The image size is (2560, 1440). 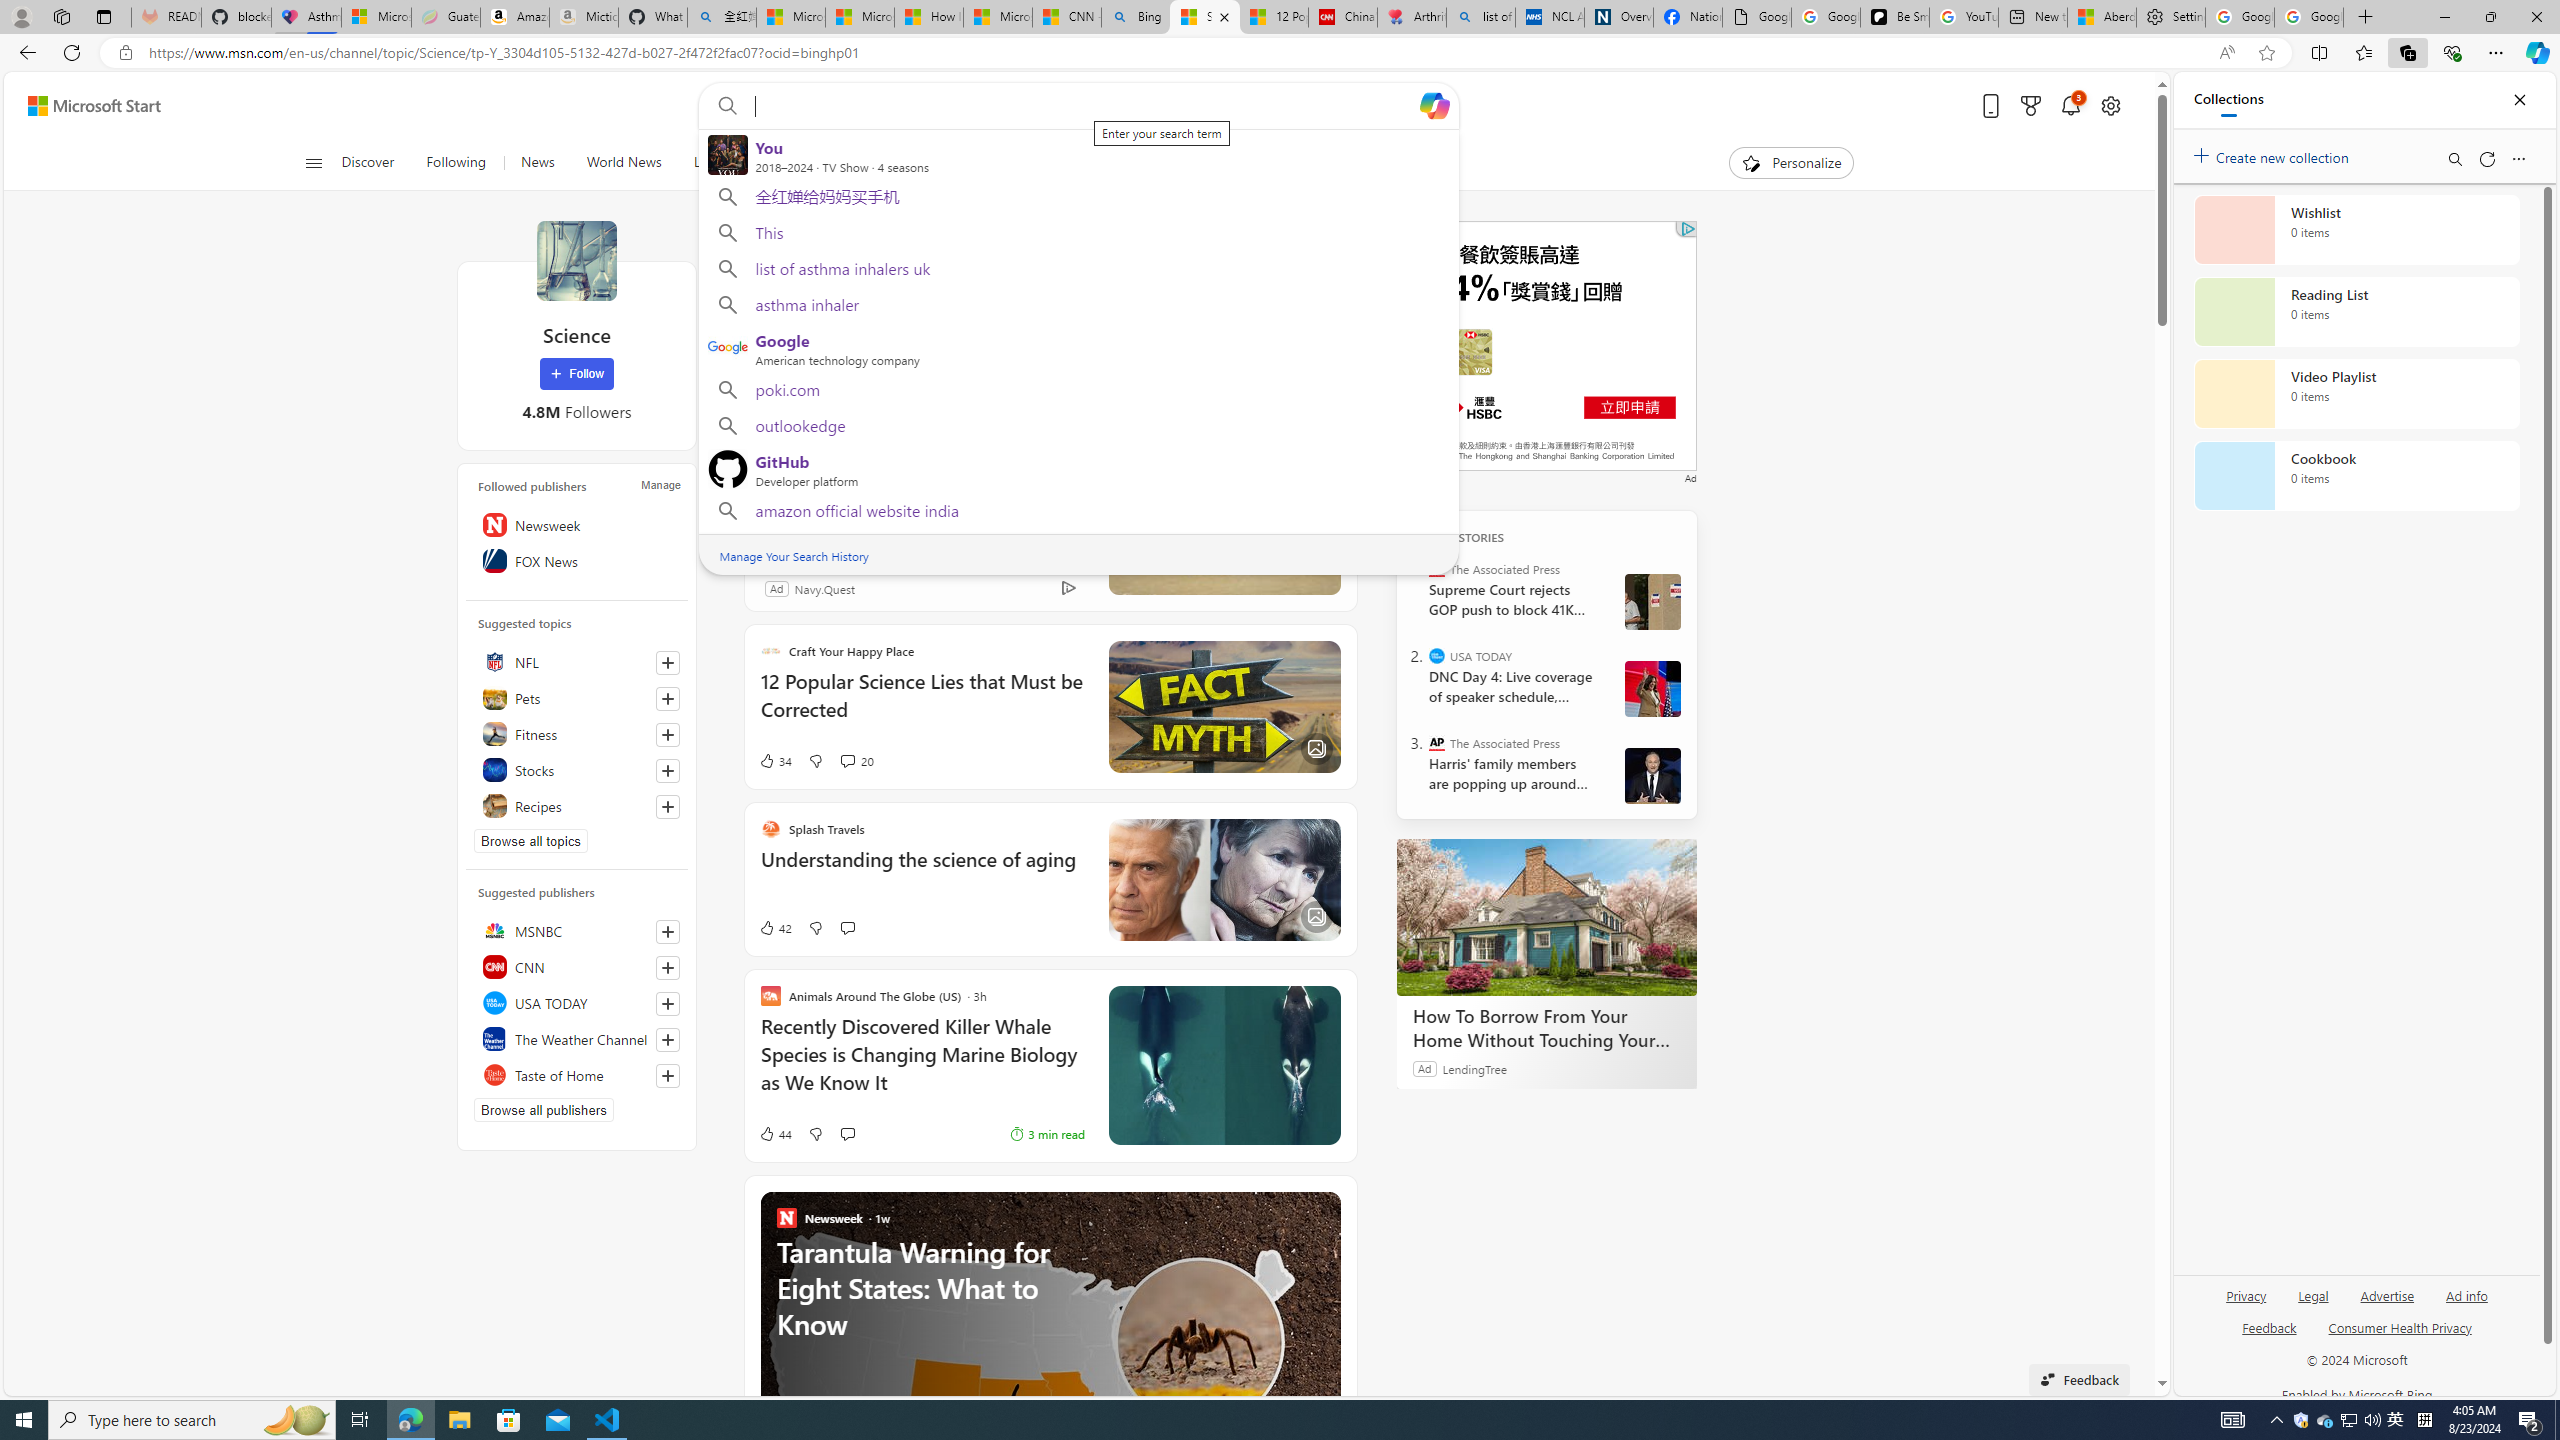 I want to click on 'Privacy', so click(x=2246, y=1302).